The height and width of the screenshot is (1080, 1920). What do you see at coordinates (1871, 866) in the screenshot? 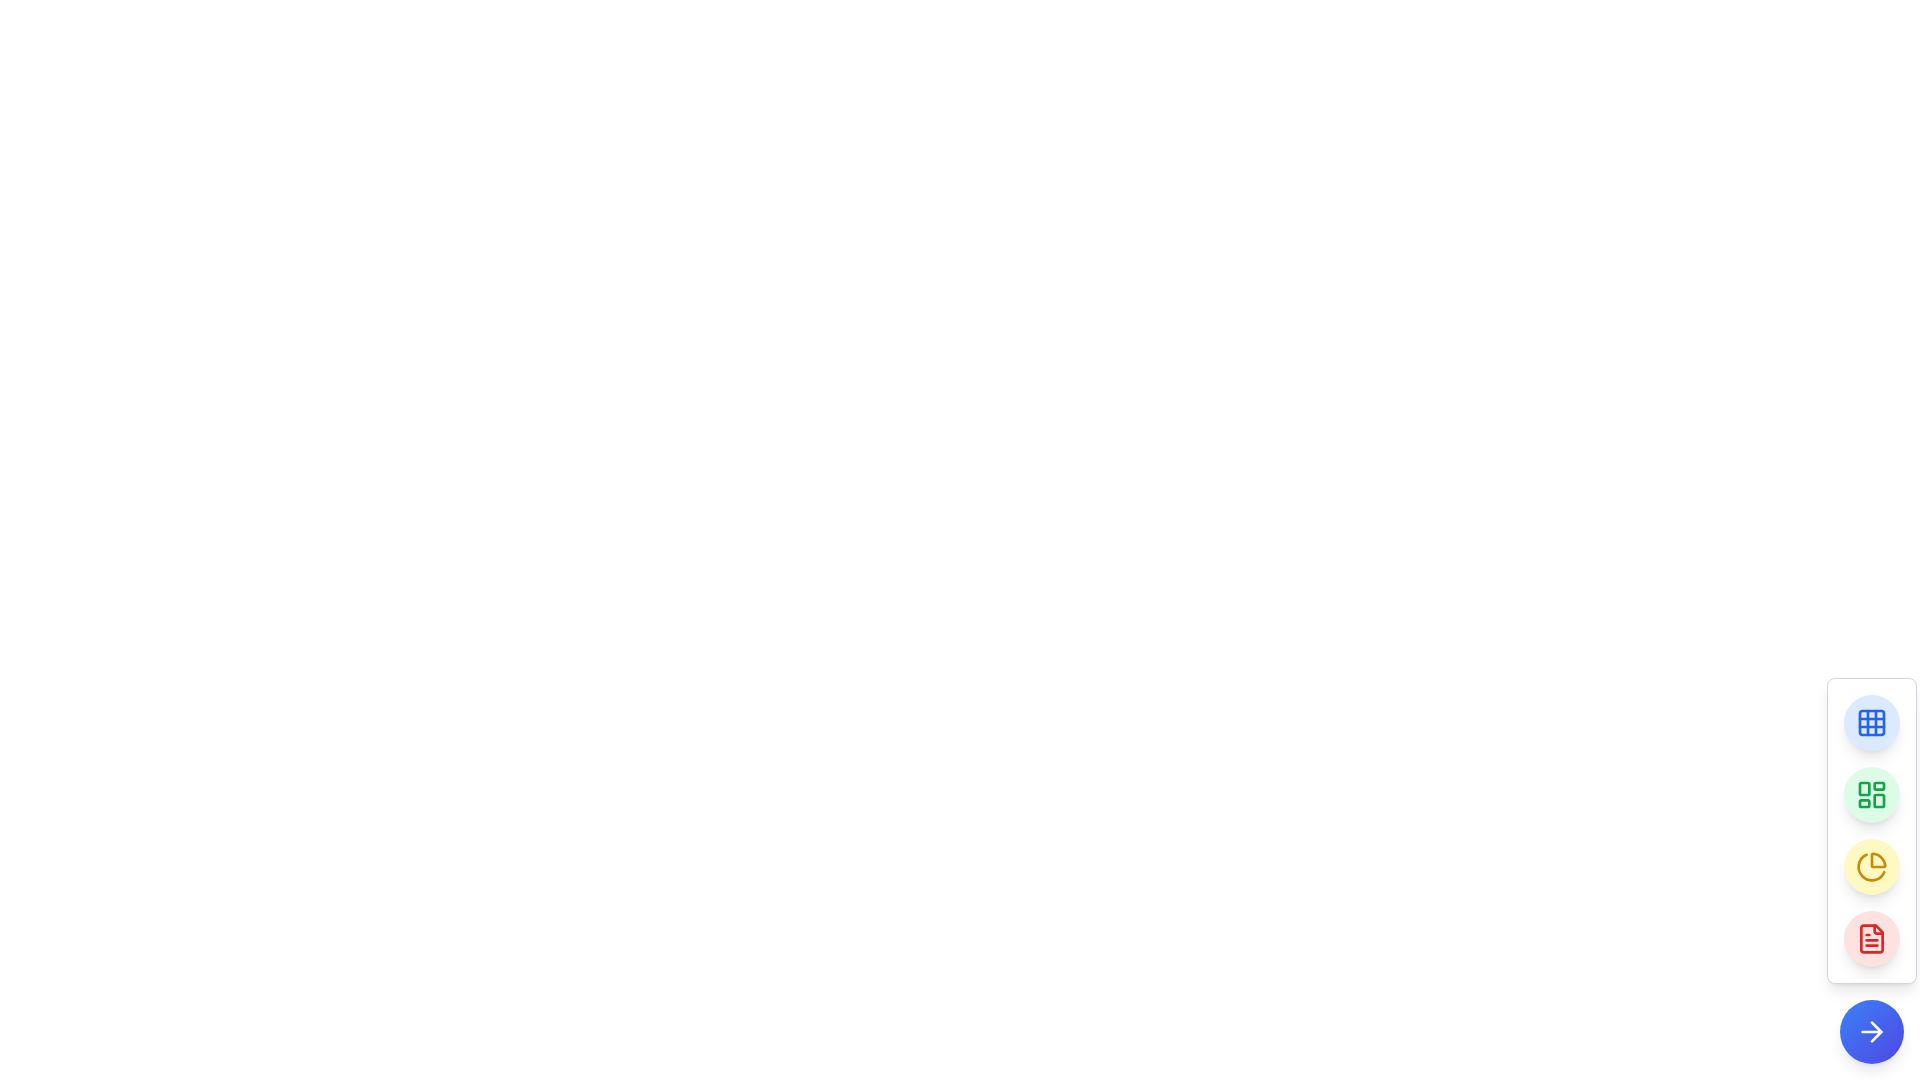
I see `the yellow pie chart icon located in the third button of the vertical toolbar on the right side of the interface` at bounding box center [1871, 866].